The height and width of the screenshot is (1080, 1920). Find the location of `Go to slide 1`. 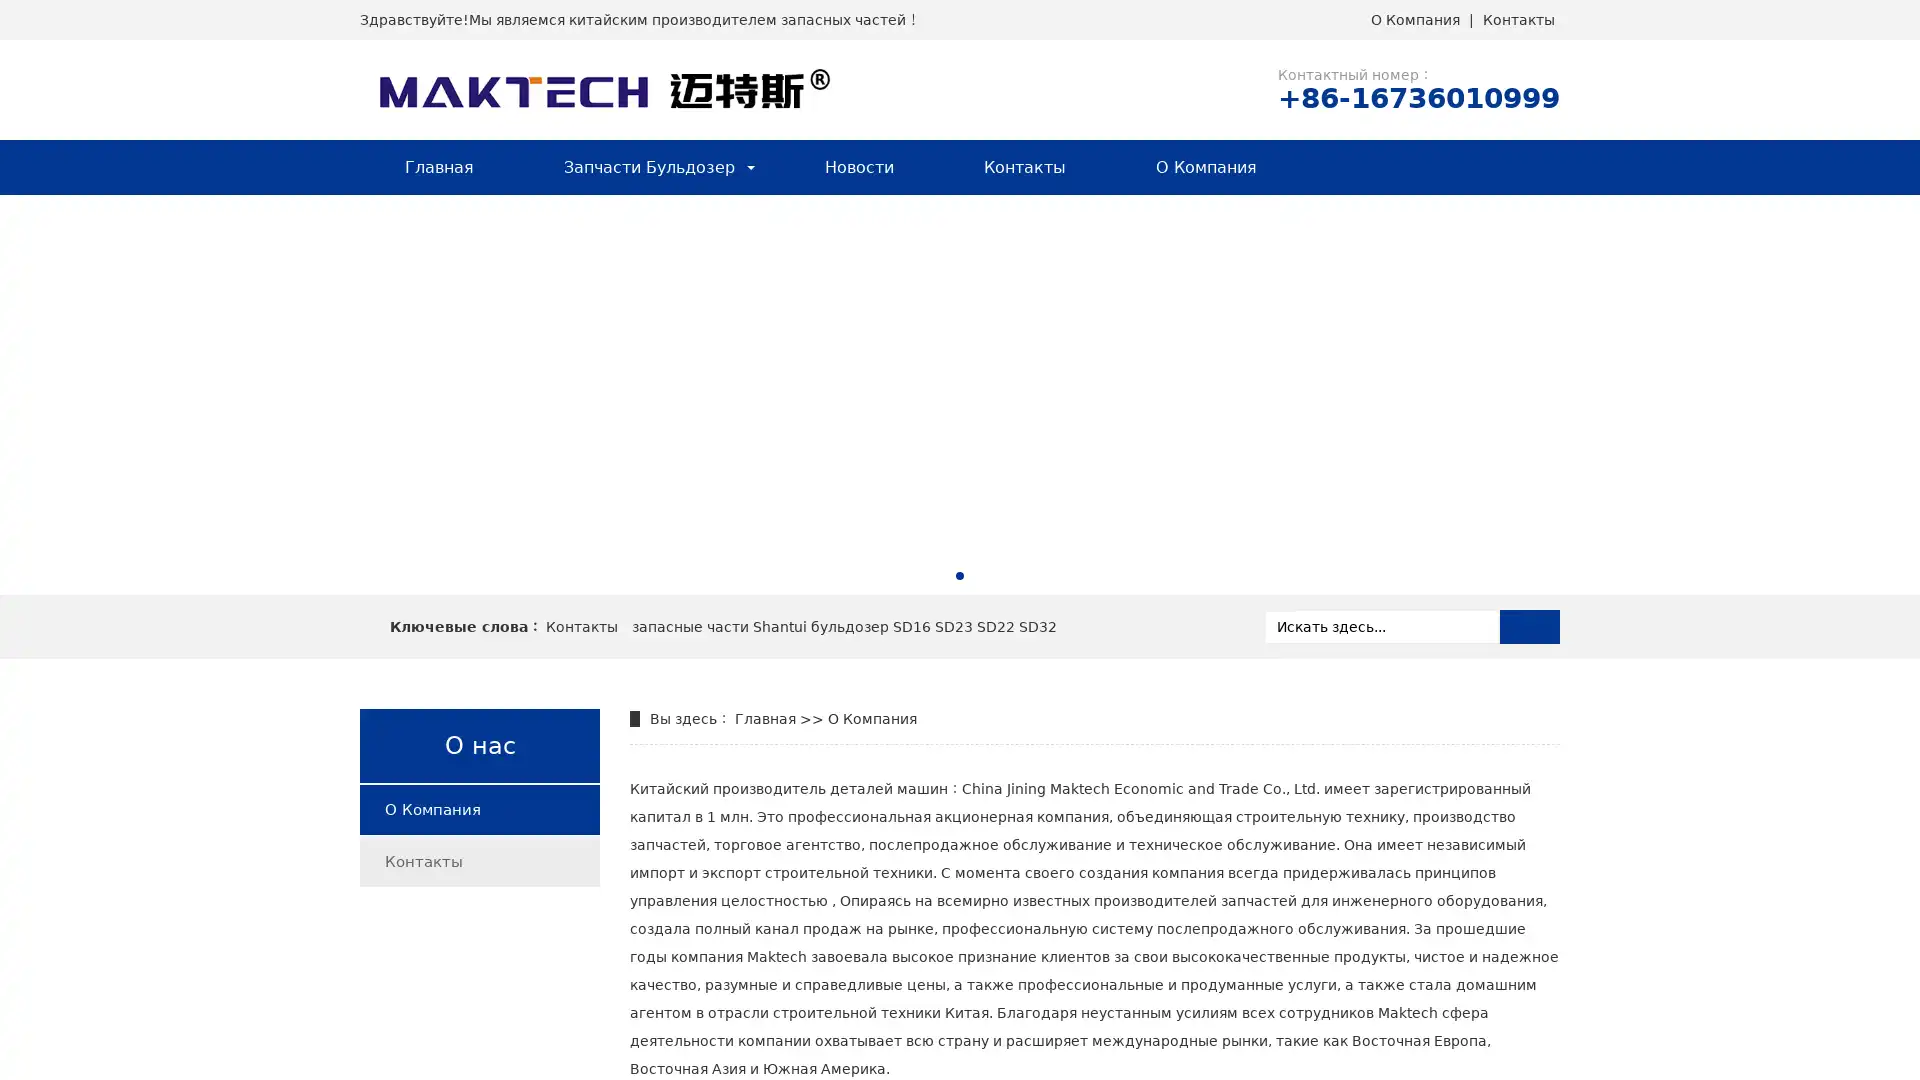

Go to slide 1 is located at coordinates (960, 575).